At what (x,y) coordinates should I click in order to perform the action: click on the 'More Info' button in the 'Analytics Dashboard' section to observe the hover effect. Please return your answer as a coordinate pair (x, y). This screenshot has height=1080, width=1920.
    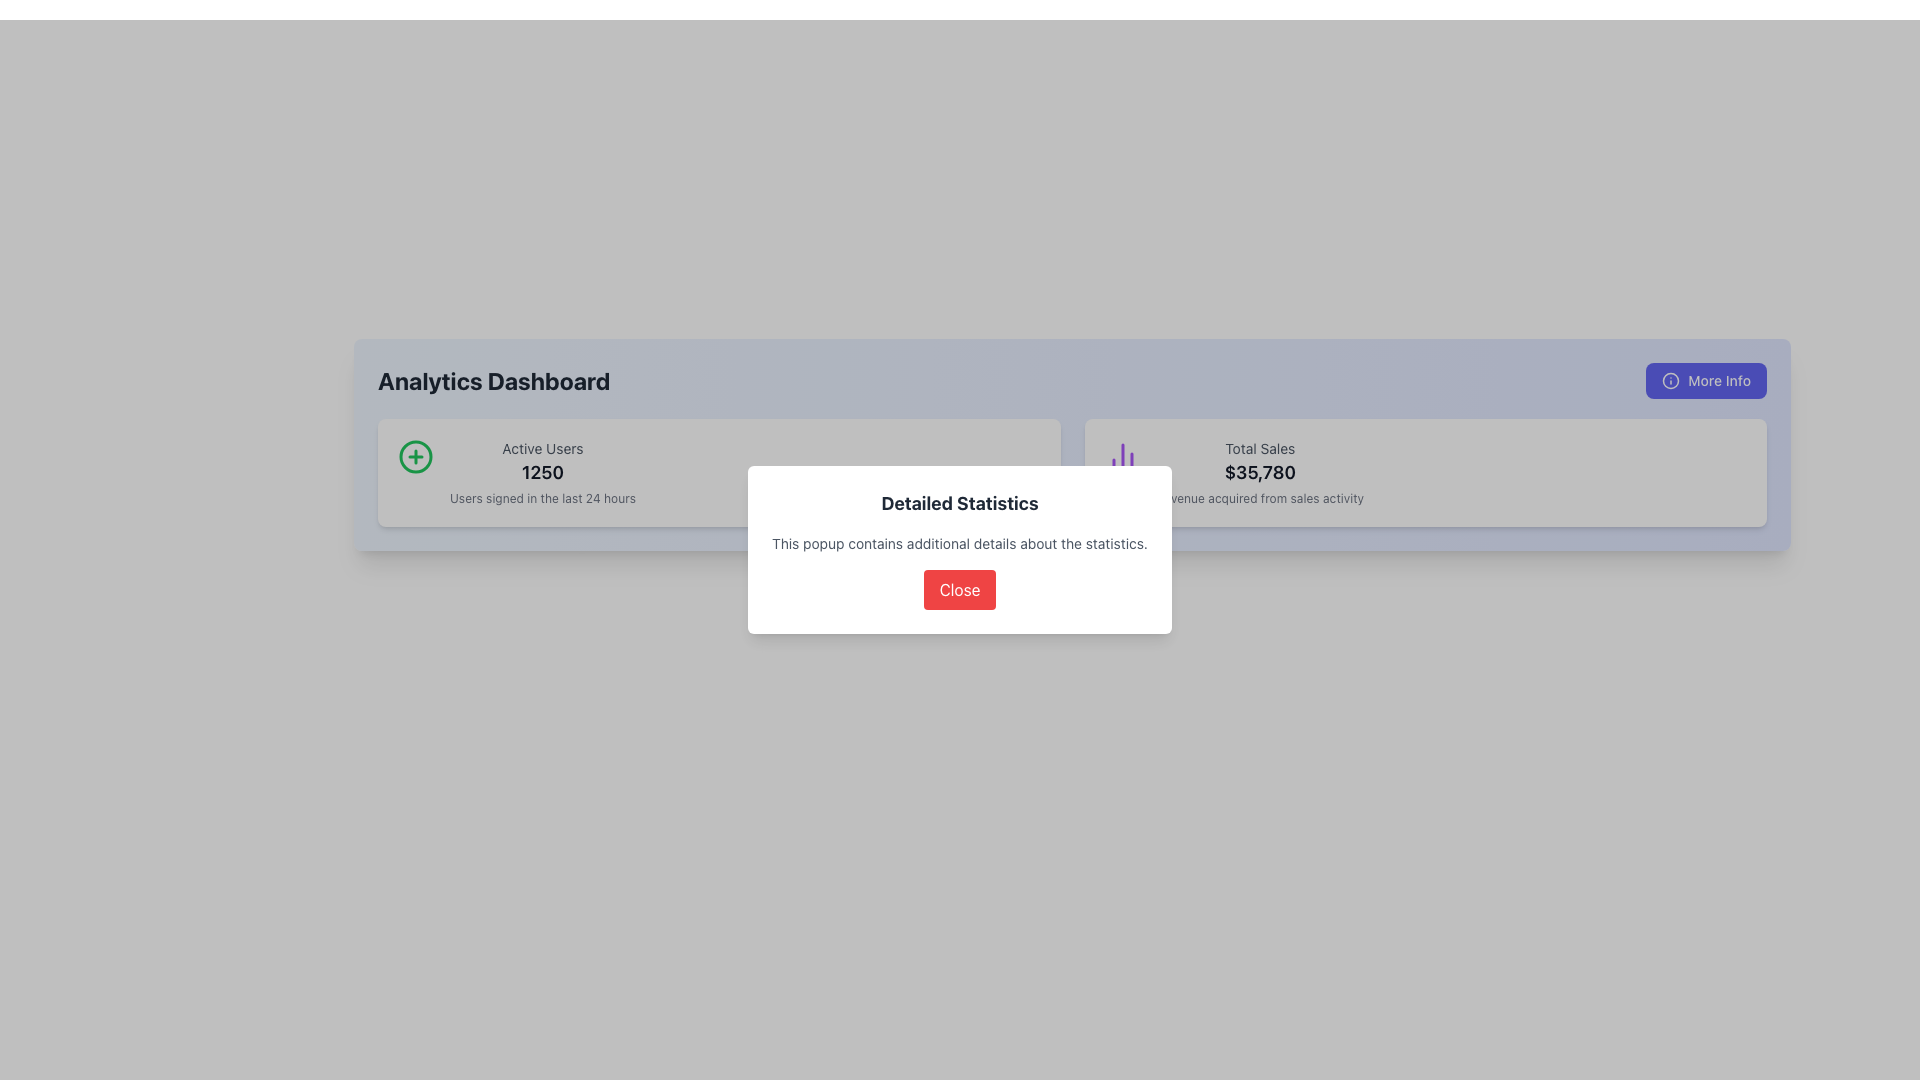
    Looking at the image, I should click on (1071, 381).